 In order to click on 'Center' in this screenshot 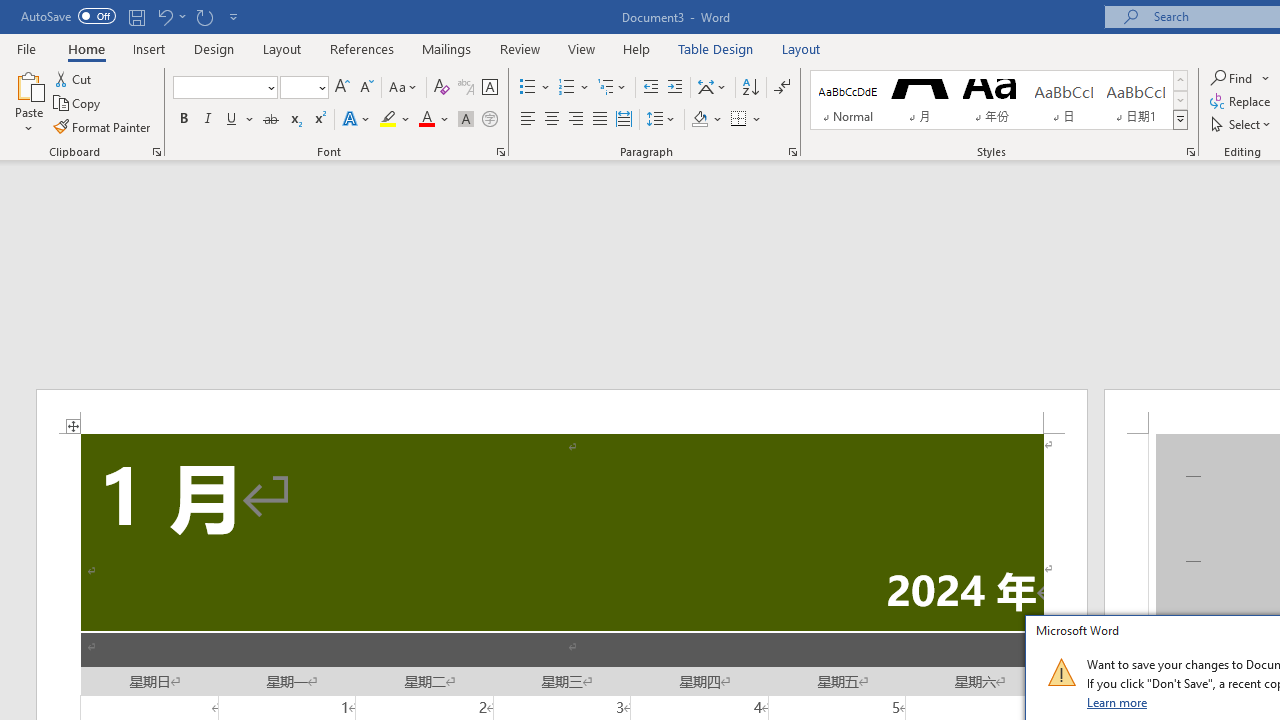, I will do `click(552, 119)`.